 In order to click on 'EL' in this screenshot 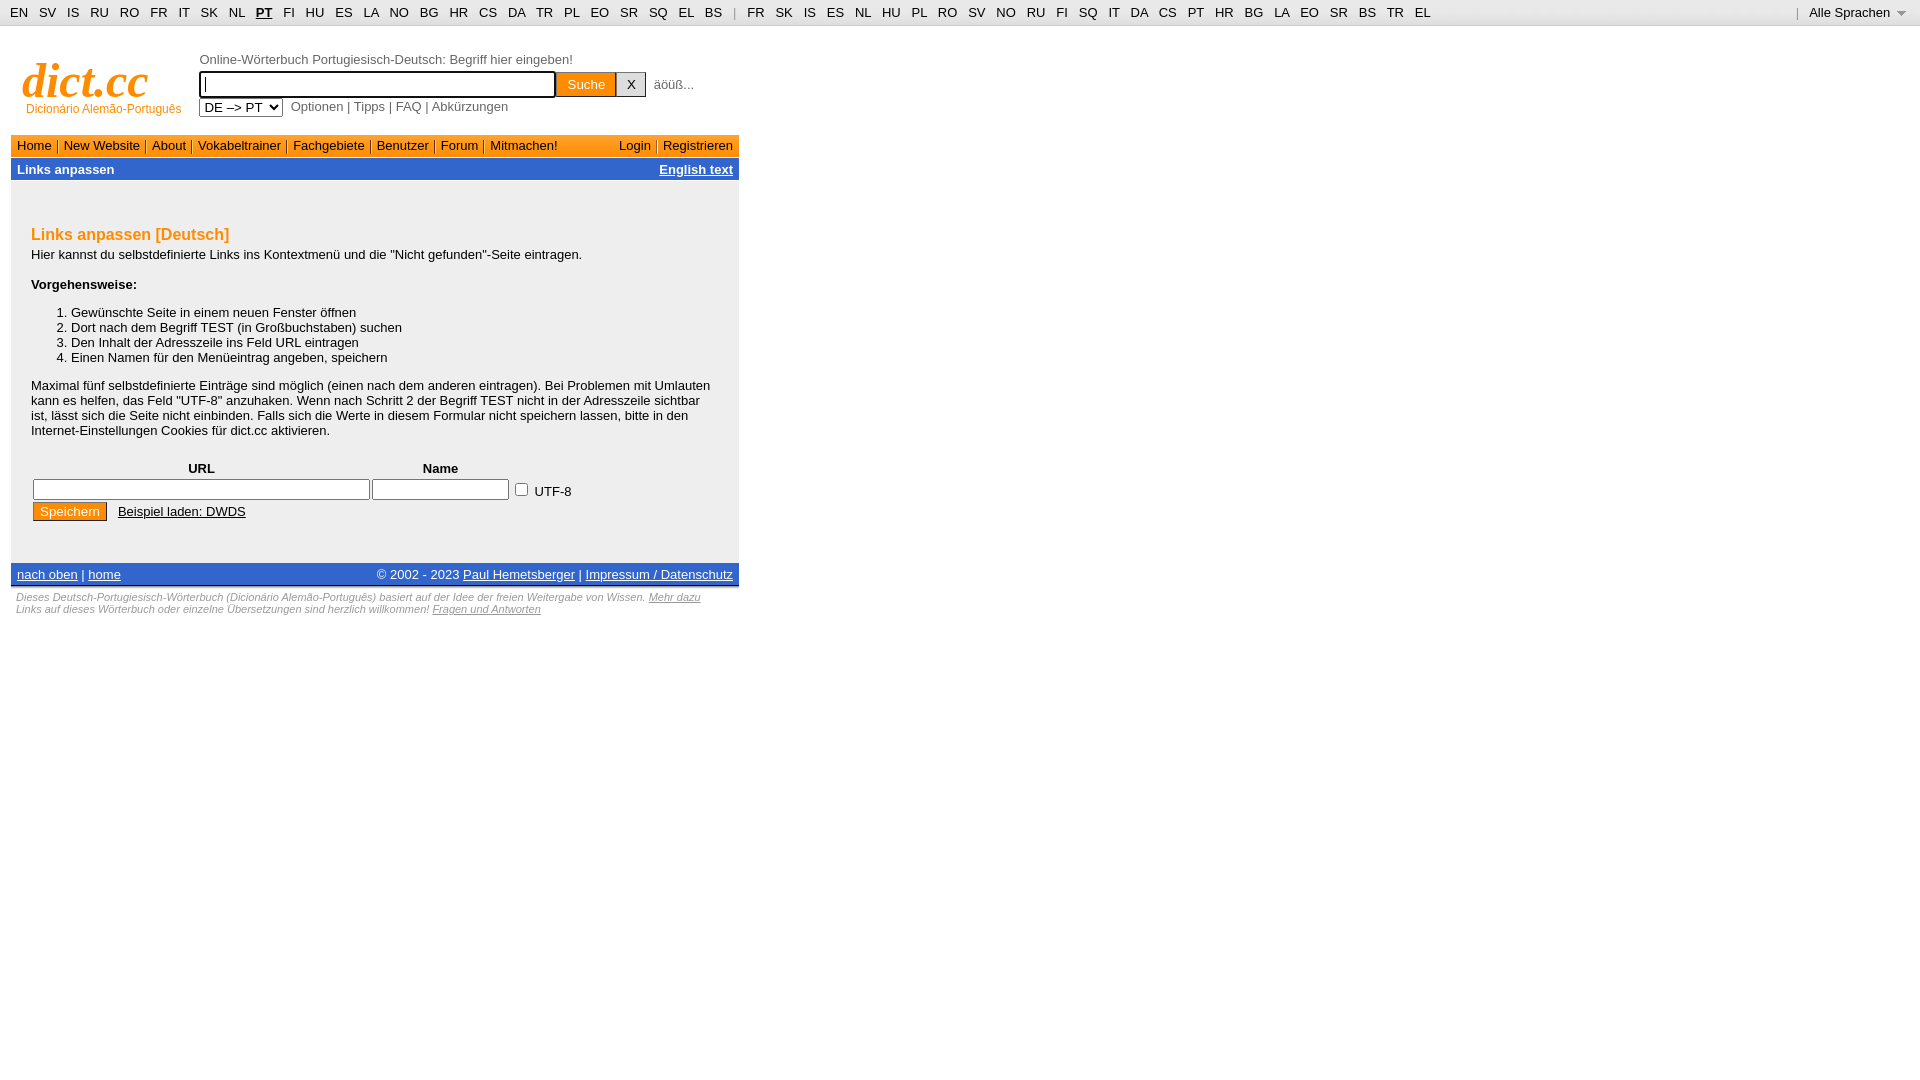, I will do `click(1421, 12)`.